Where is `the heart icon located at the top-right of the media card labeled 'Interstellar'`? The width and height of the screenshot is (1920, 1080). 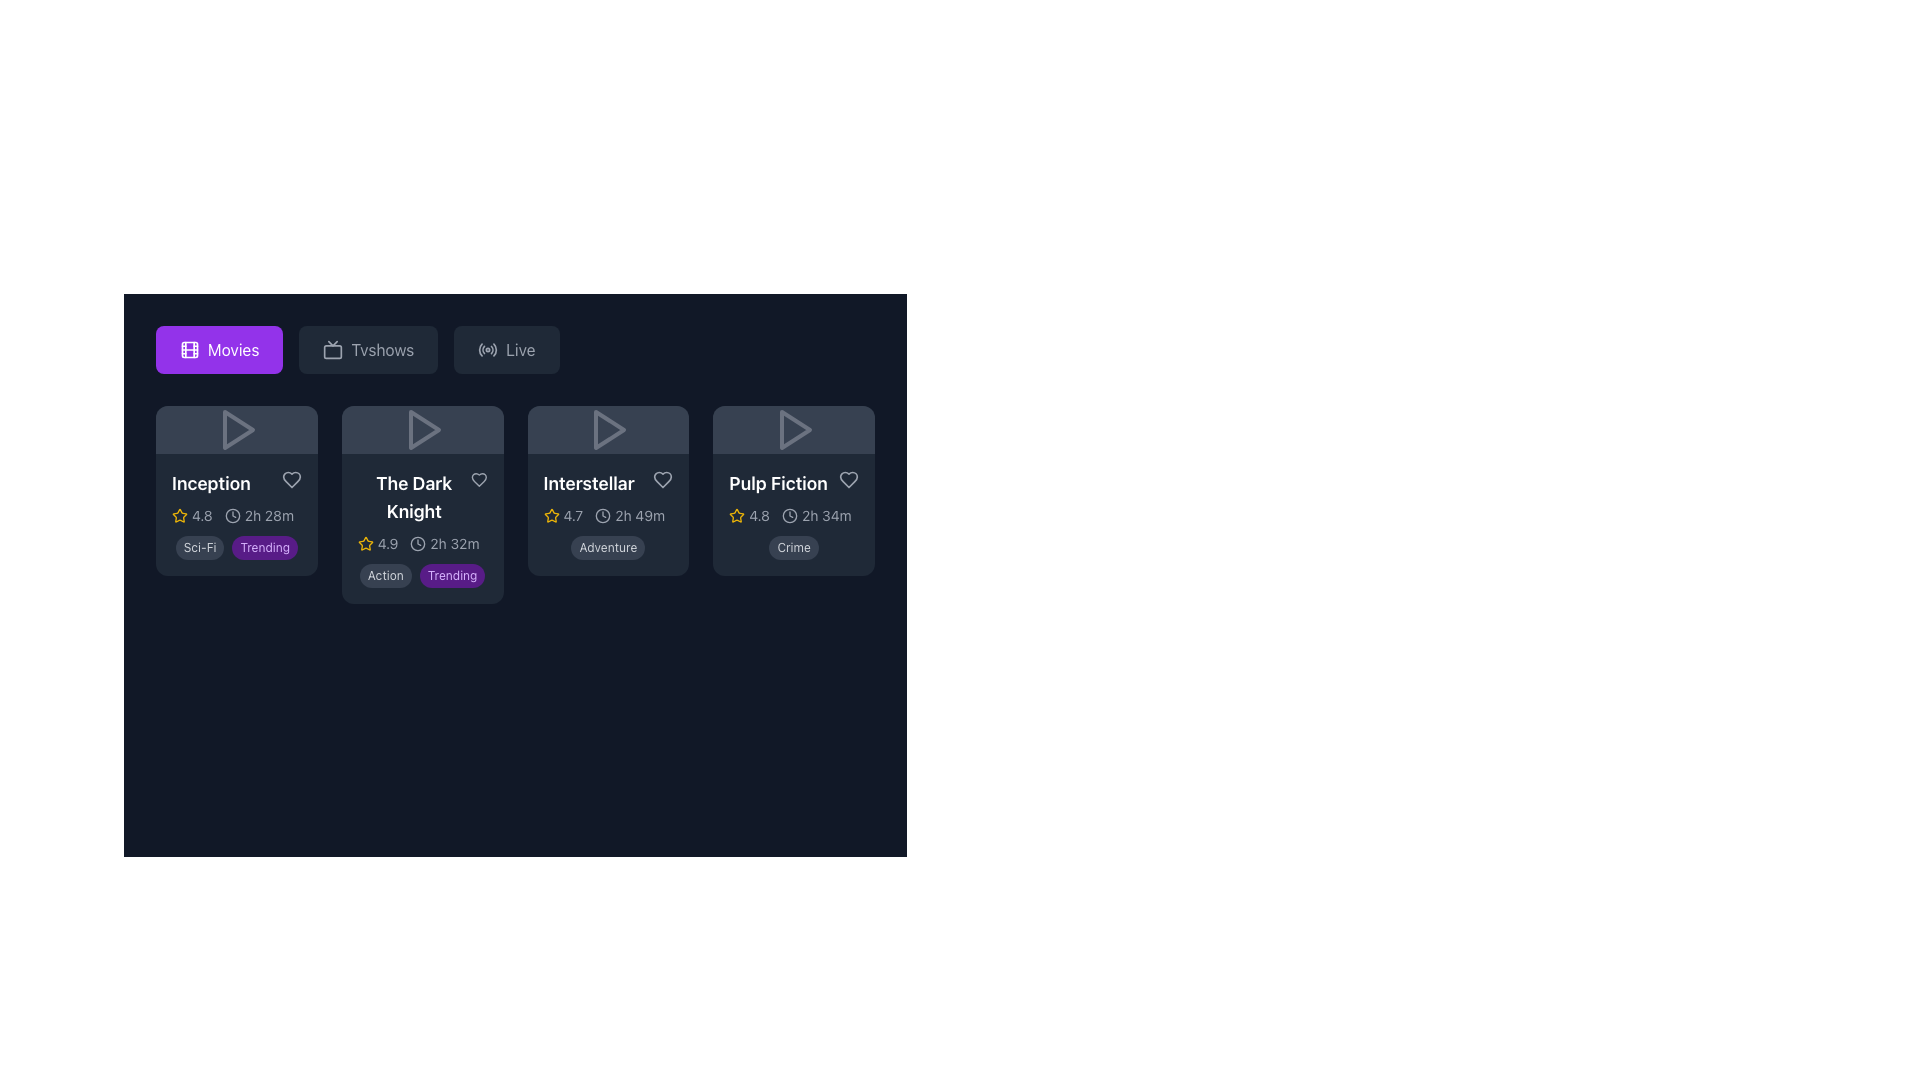 the heart icon located at the top-right of the media card labeled 'Interstellar' is located at coordinates (663, 479).